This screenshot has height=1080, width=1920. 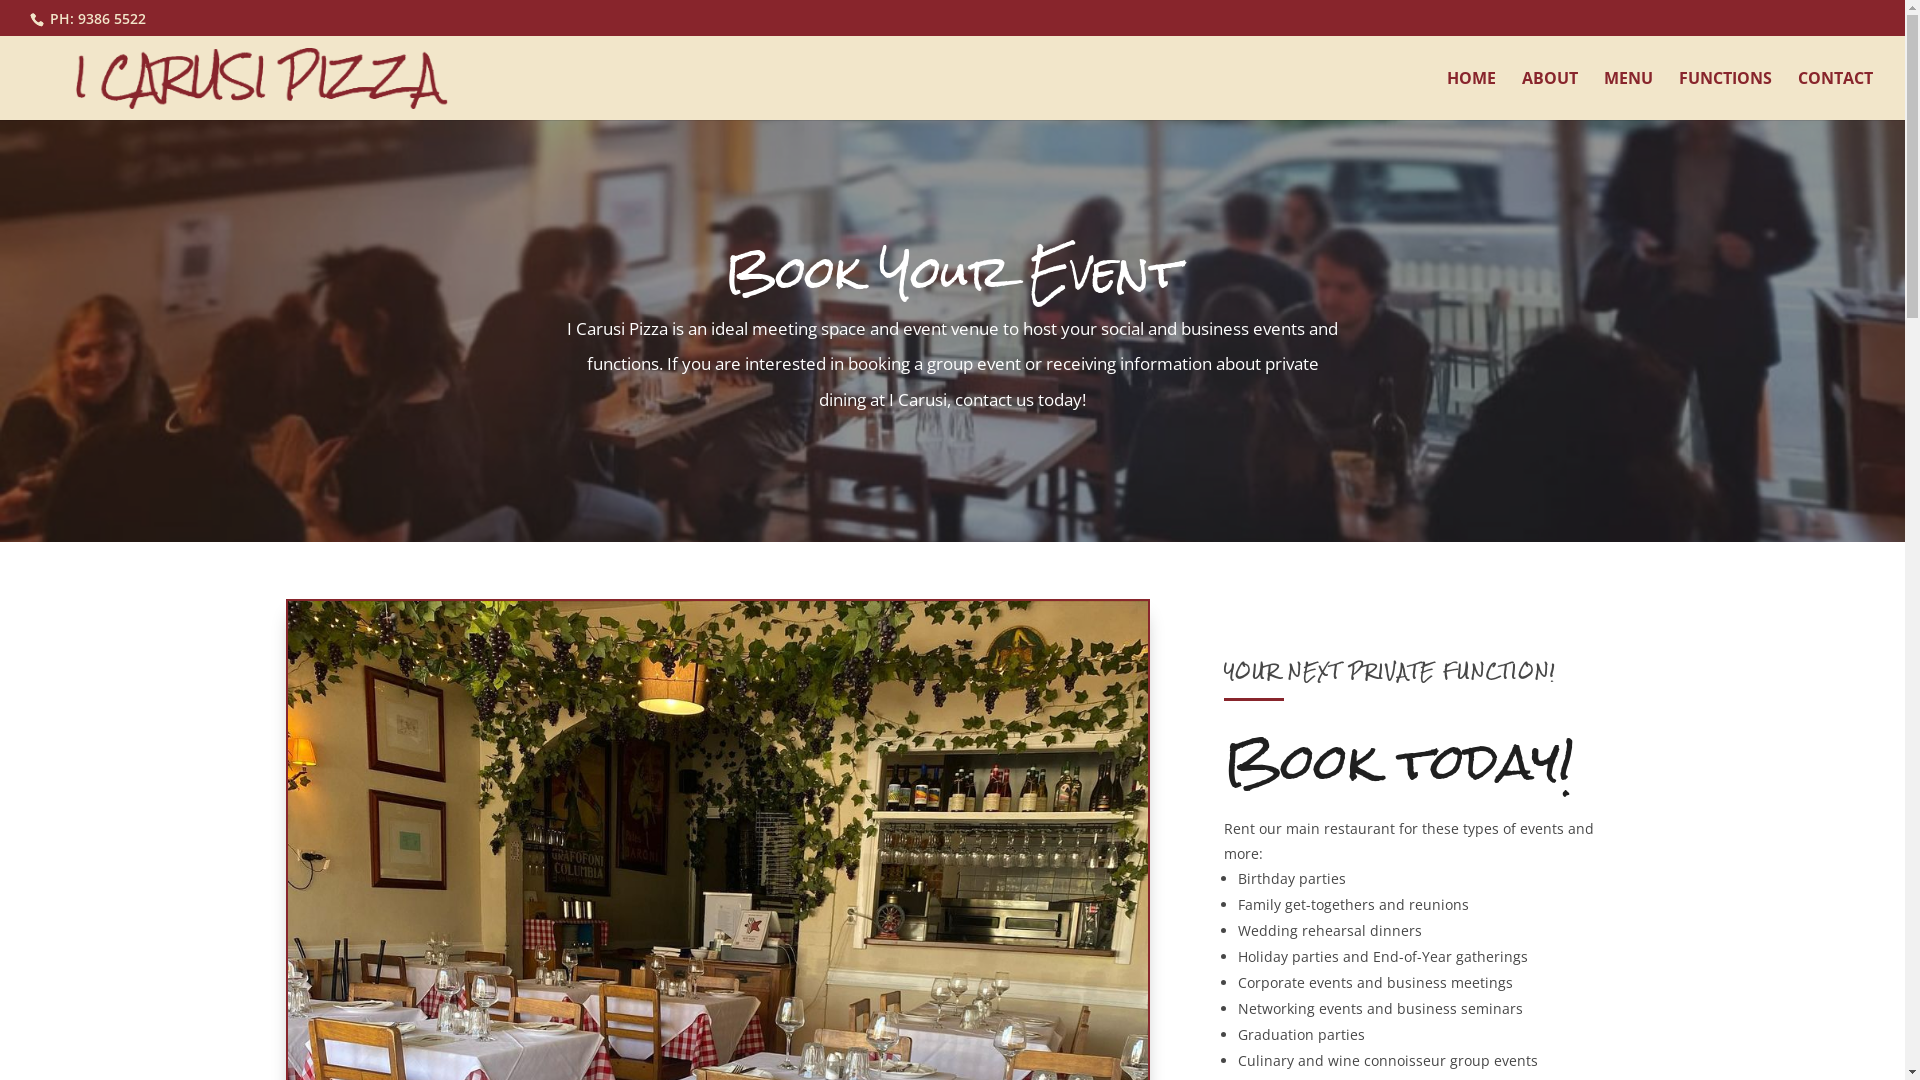 I want to click on 'CONTACT', so click(x=1835, y=95).